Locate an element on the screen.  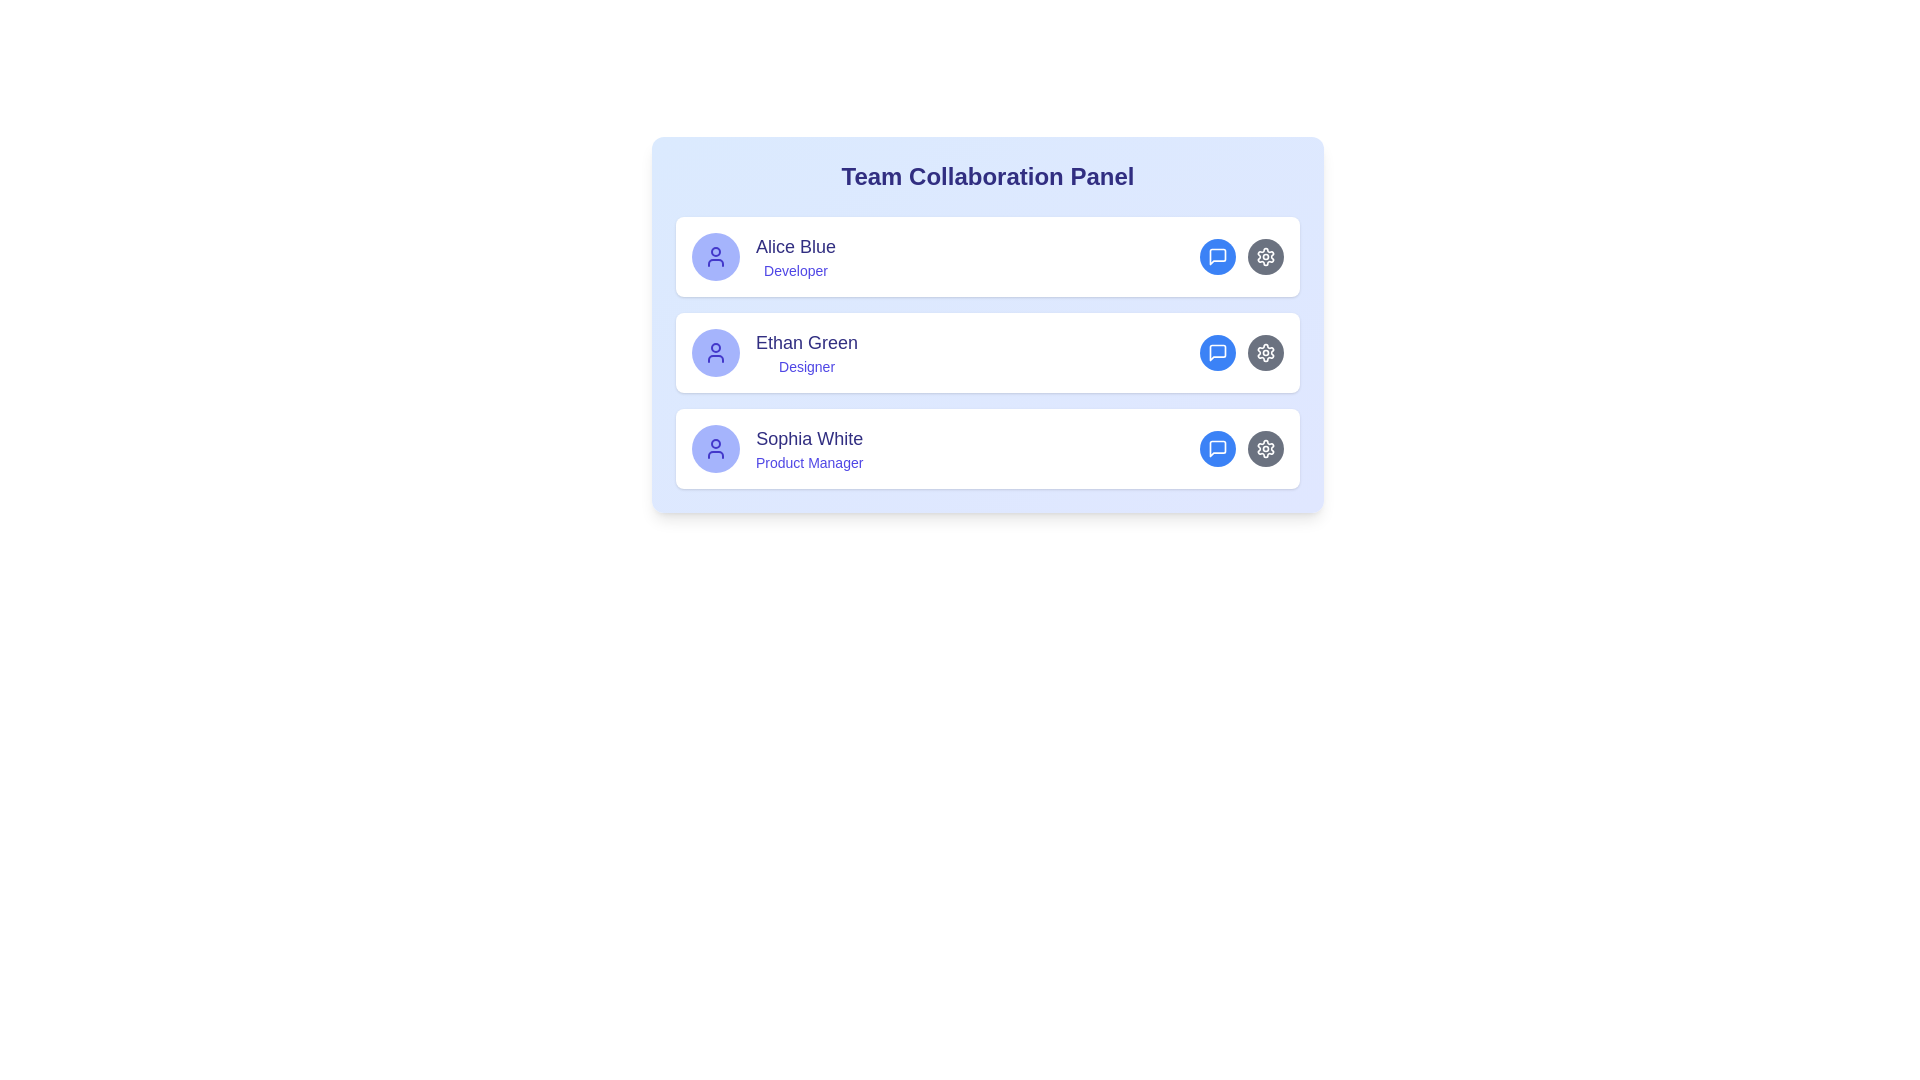
the user profile card for 'Alice Blue', which features a circular avatar on the left and displays the name 'Alice Blue' in large, bold font and the role 'Developer' in smaller, italicized font, to associate the profile details with other interface elements is located at coordinates (762, 256).